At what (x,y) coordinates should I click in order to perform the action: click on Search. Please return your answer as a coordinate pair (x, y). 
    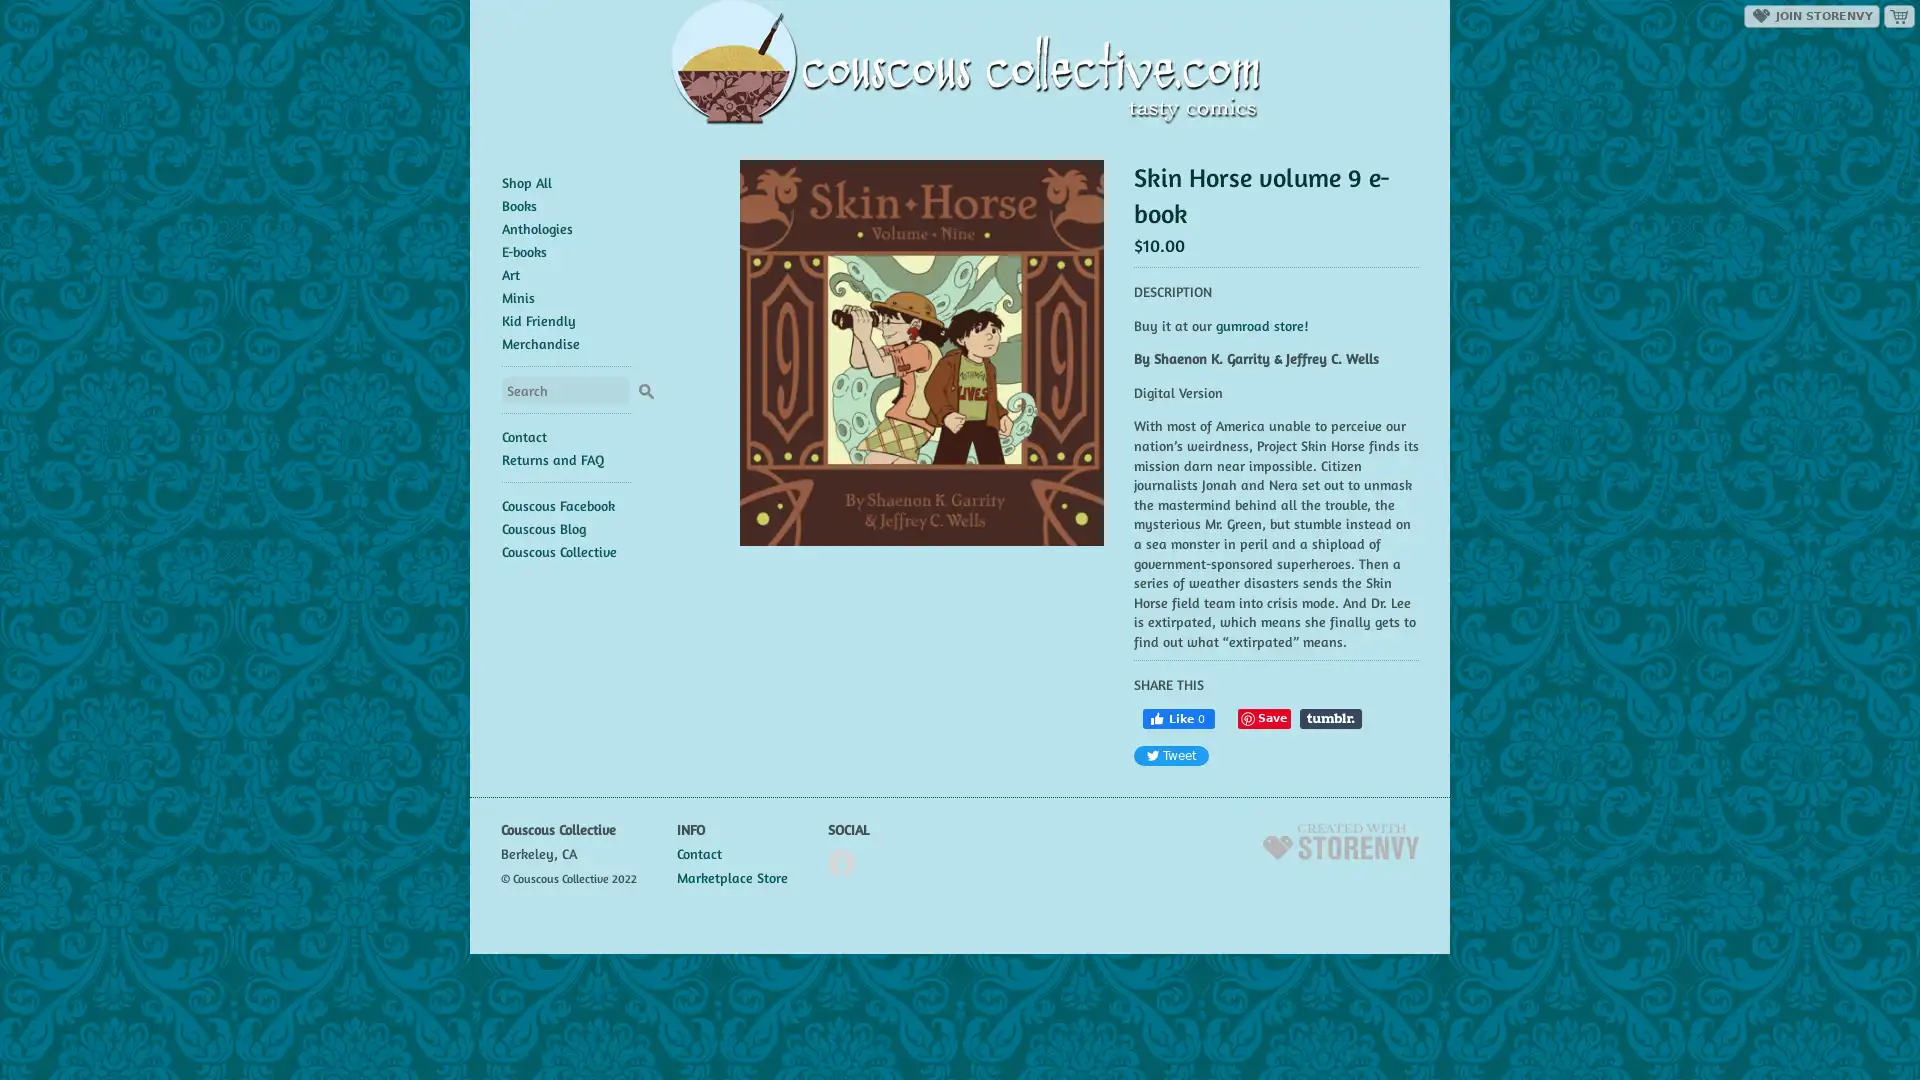
    Looking at the image, I should click on (645, 388).